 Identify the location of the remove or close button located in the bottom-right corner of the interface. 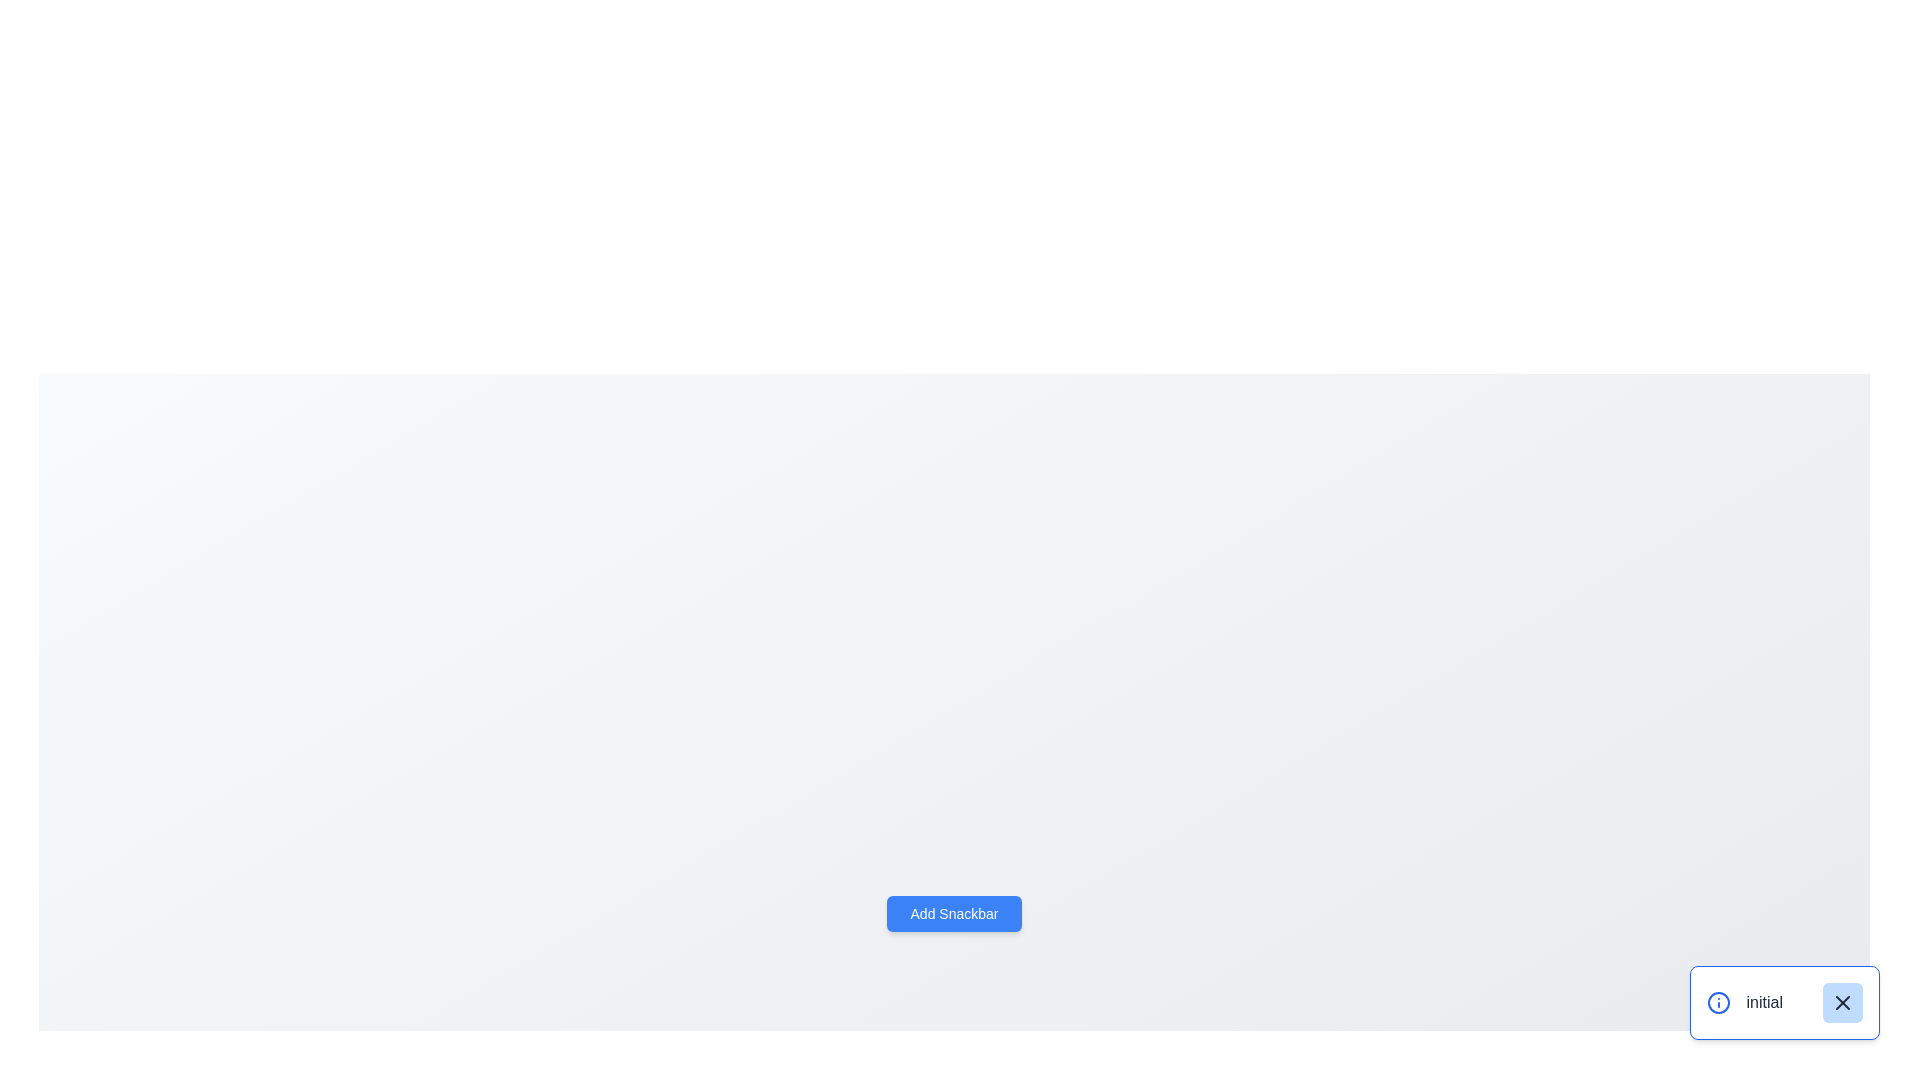
(1842, 1002).